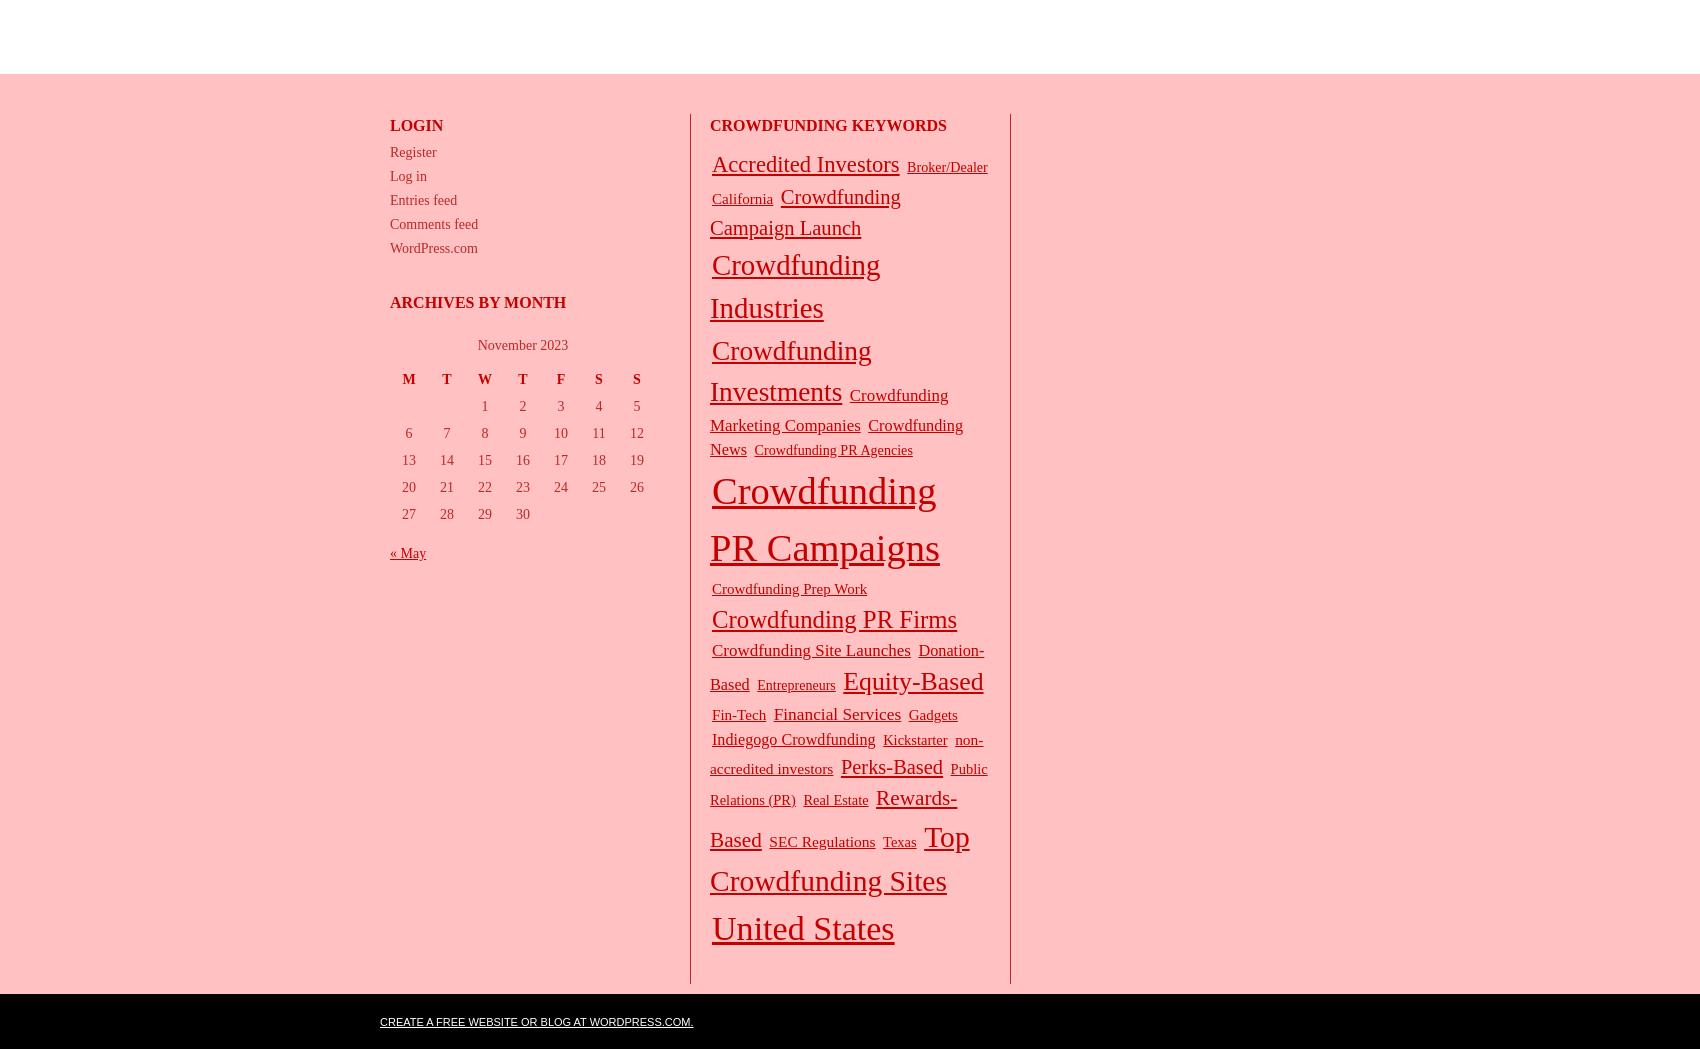 This screenshot has height=1049, width=1700. Describe the element at coordinates (484, 432) in the screenshot. I see `'8'` at that location.